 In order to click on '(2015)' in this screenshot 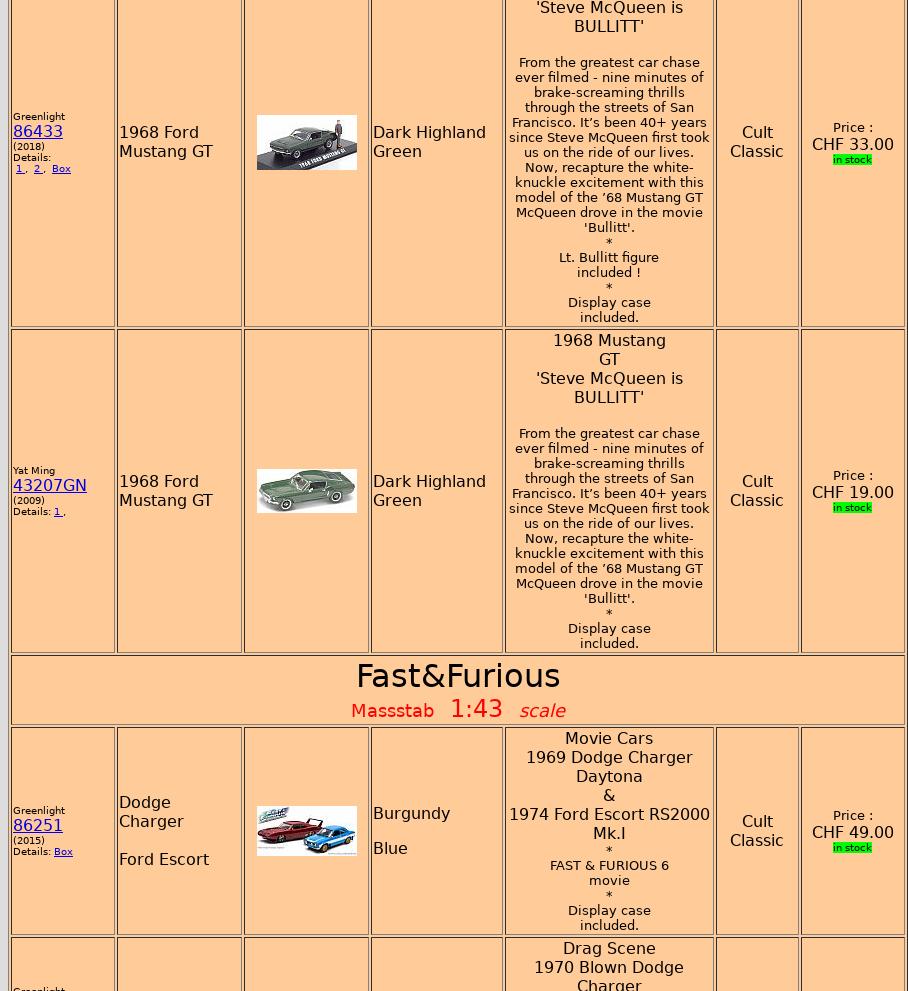, I will do `click(27, 838)`.